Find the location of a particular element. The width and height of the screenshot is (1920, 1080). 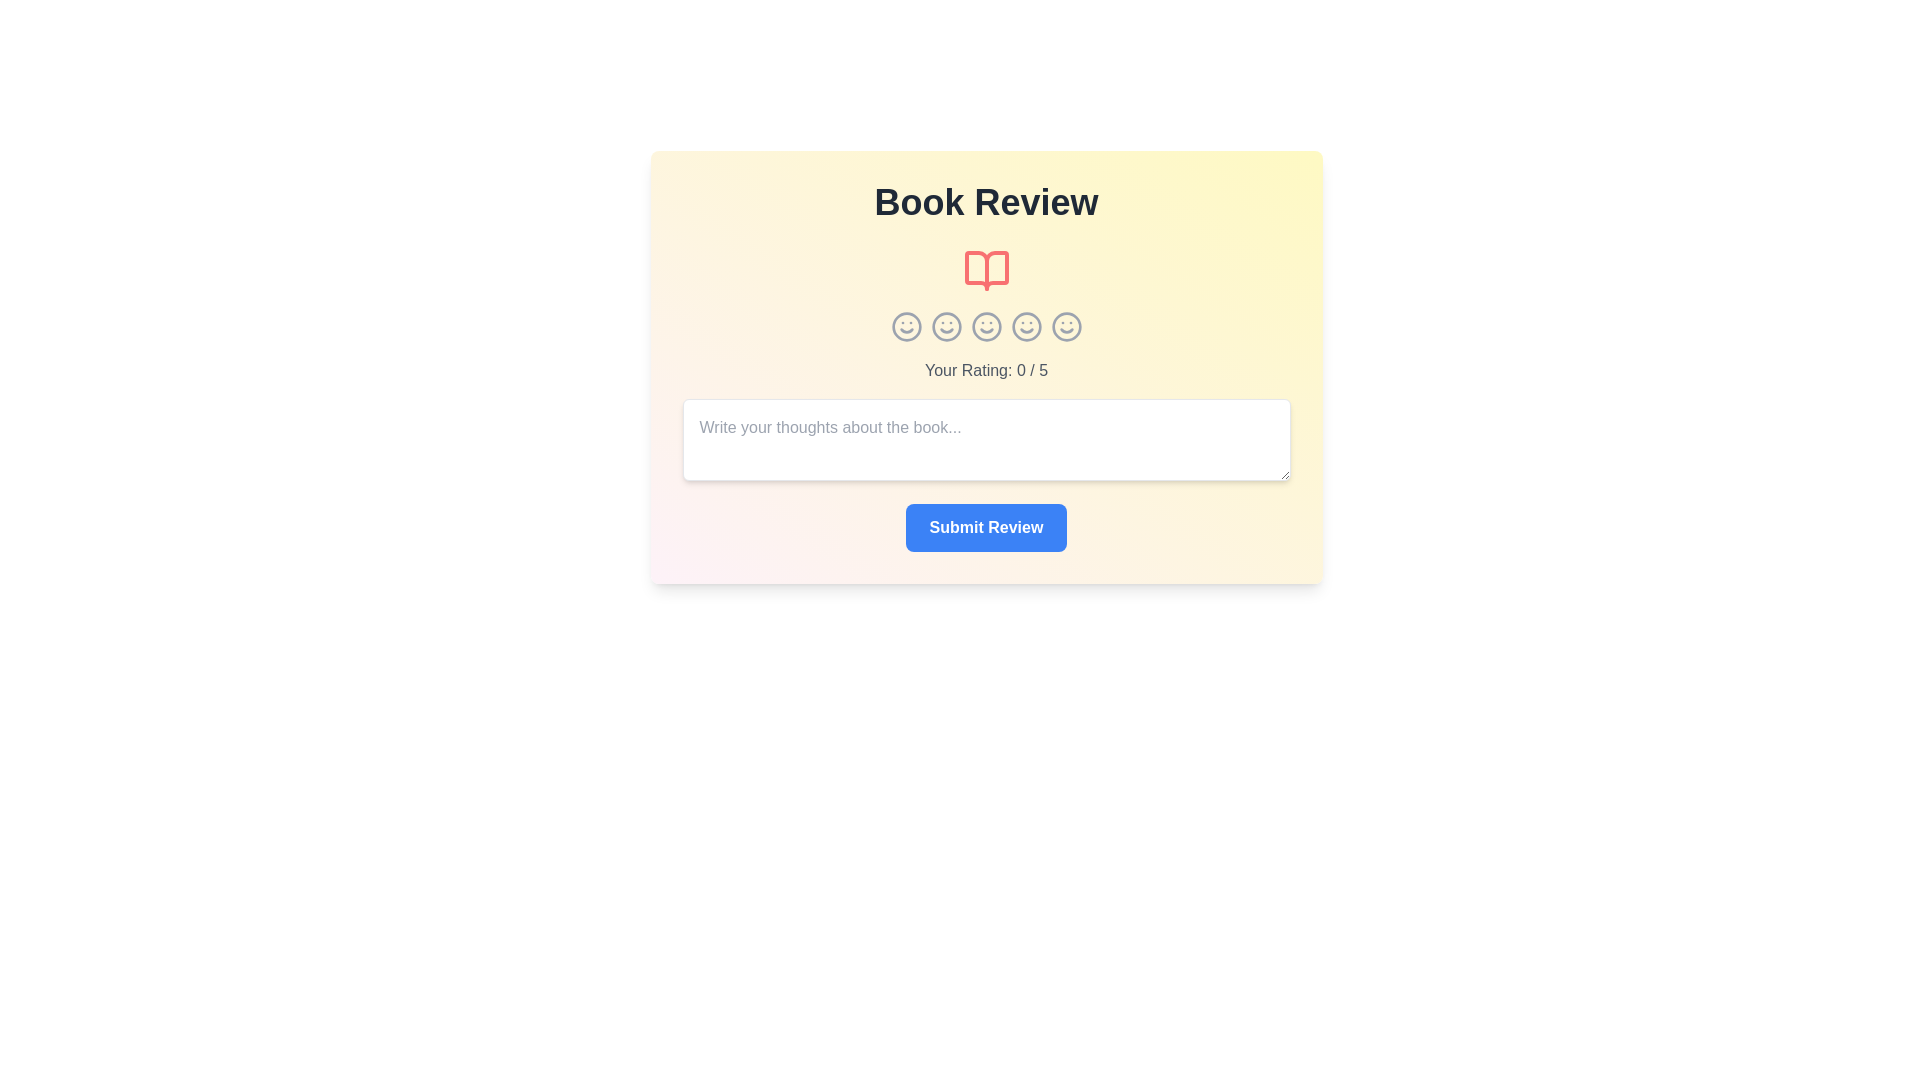

the star icon corresponding to the rating 4 to set the rating is located at coordinates (1026, 326).